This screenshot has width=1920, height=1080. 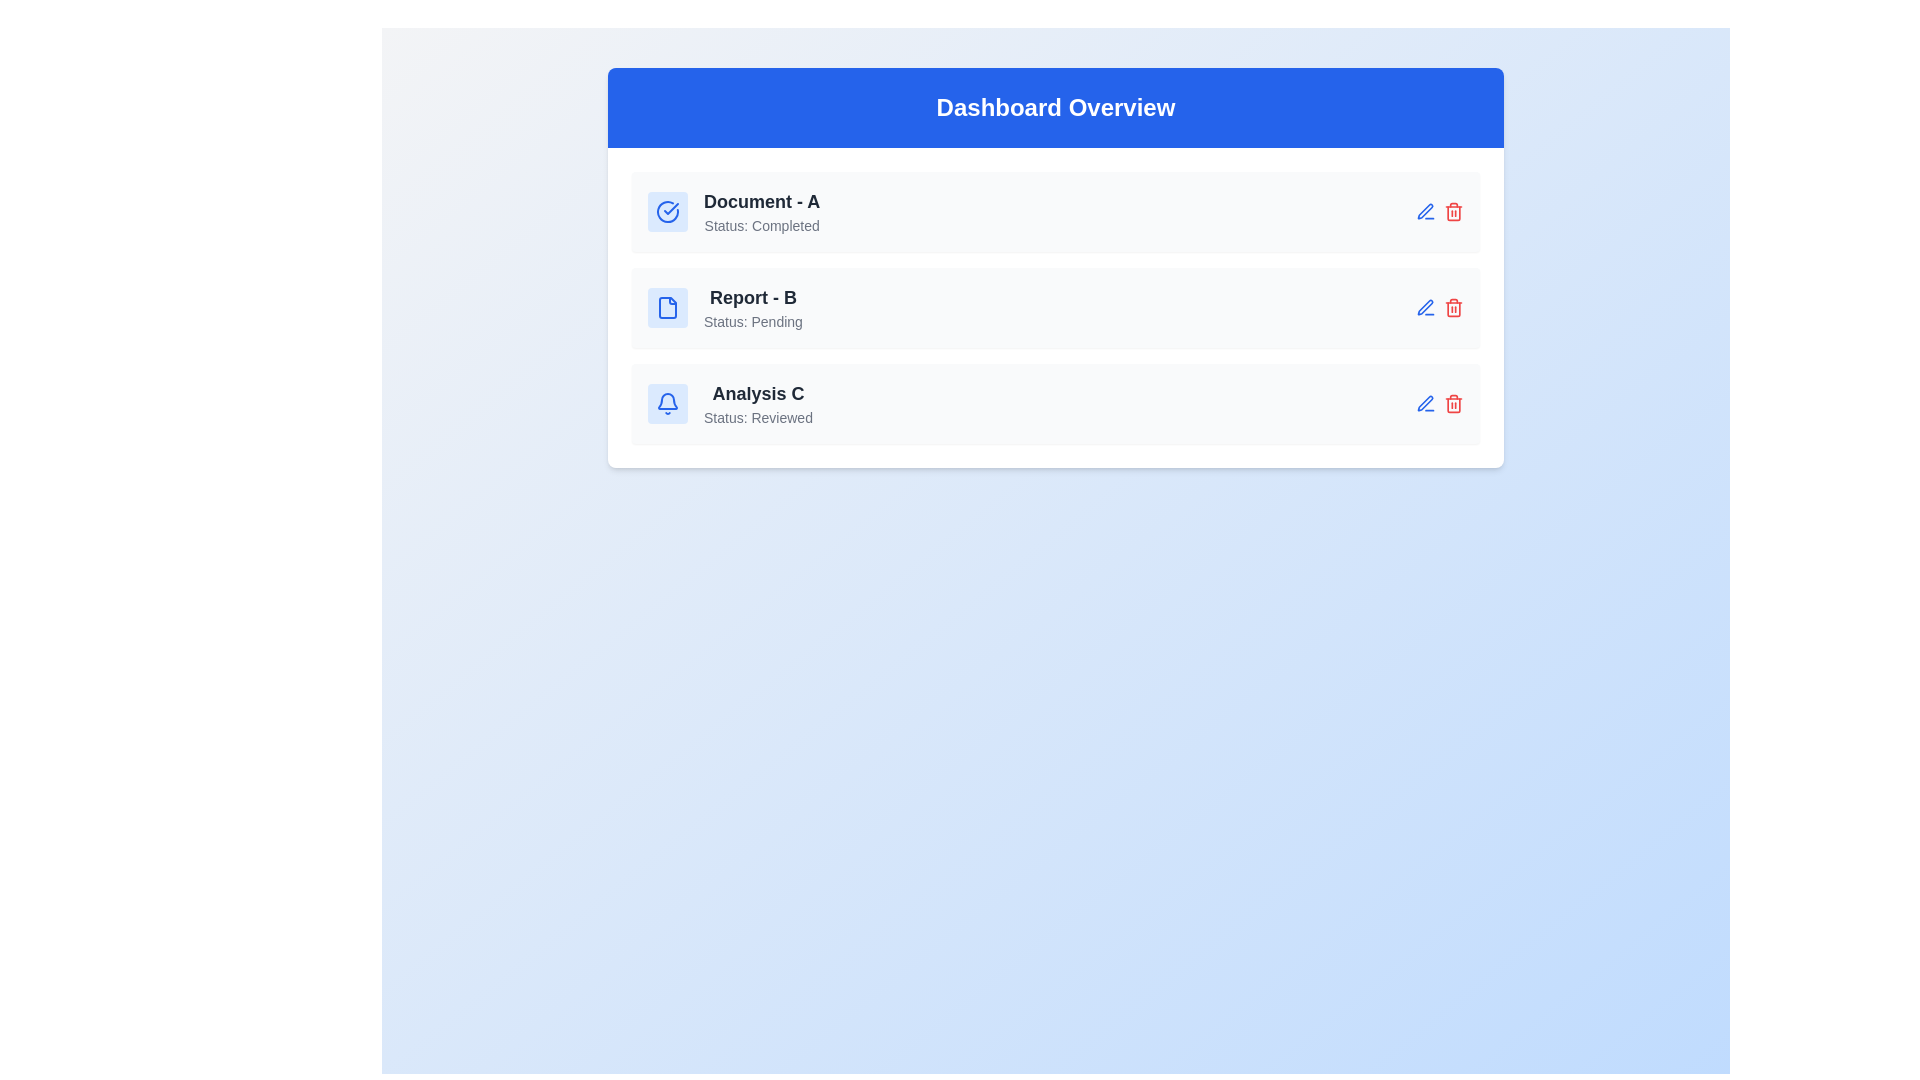 I want to click on text content displayed in the text component that shows 'Analysis C' and 'Status: Reviewed', so click(x=757, y=404).